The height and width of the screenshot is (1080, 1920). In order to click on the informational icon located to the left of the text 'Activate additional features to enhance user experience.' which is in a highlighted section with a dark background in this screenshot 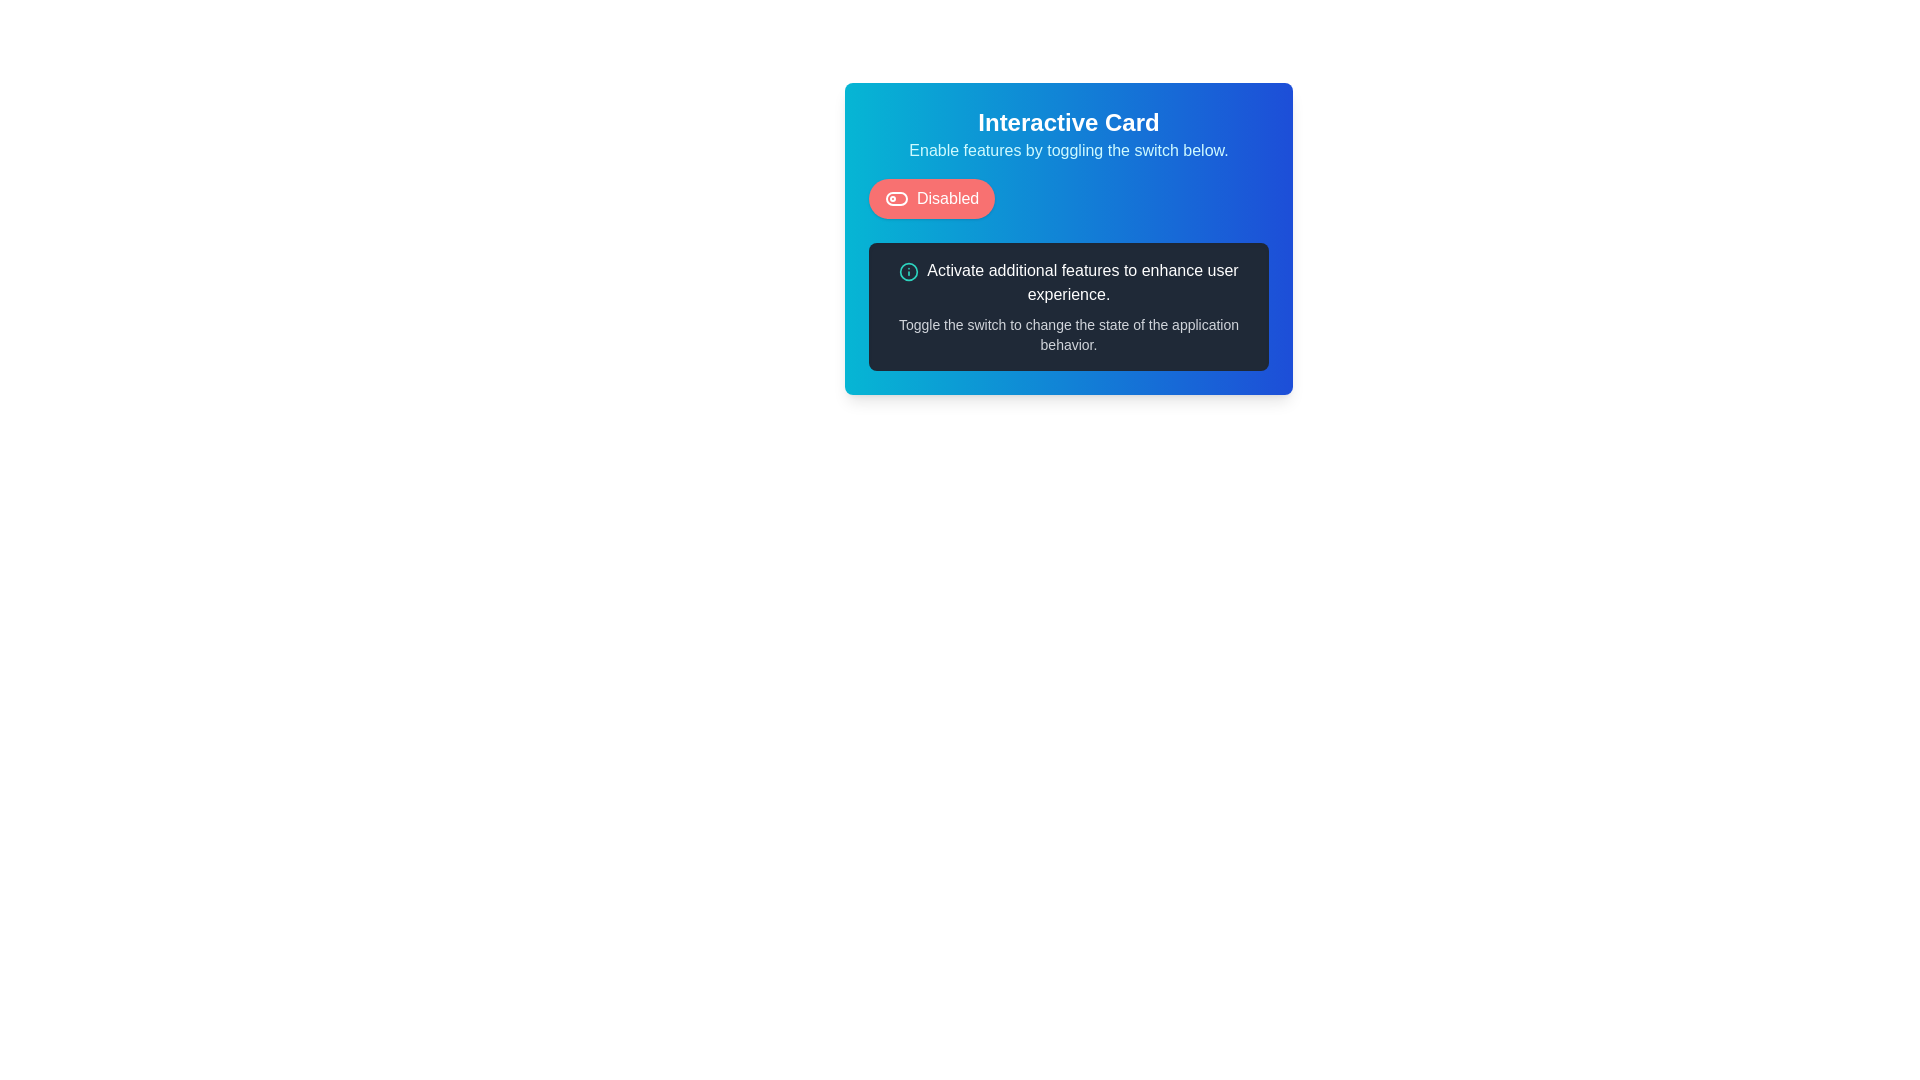, I will do `click(908, 271)`.